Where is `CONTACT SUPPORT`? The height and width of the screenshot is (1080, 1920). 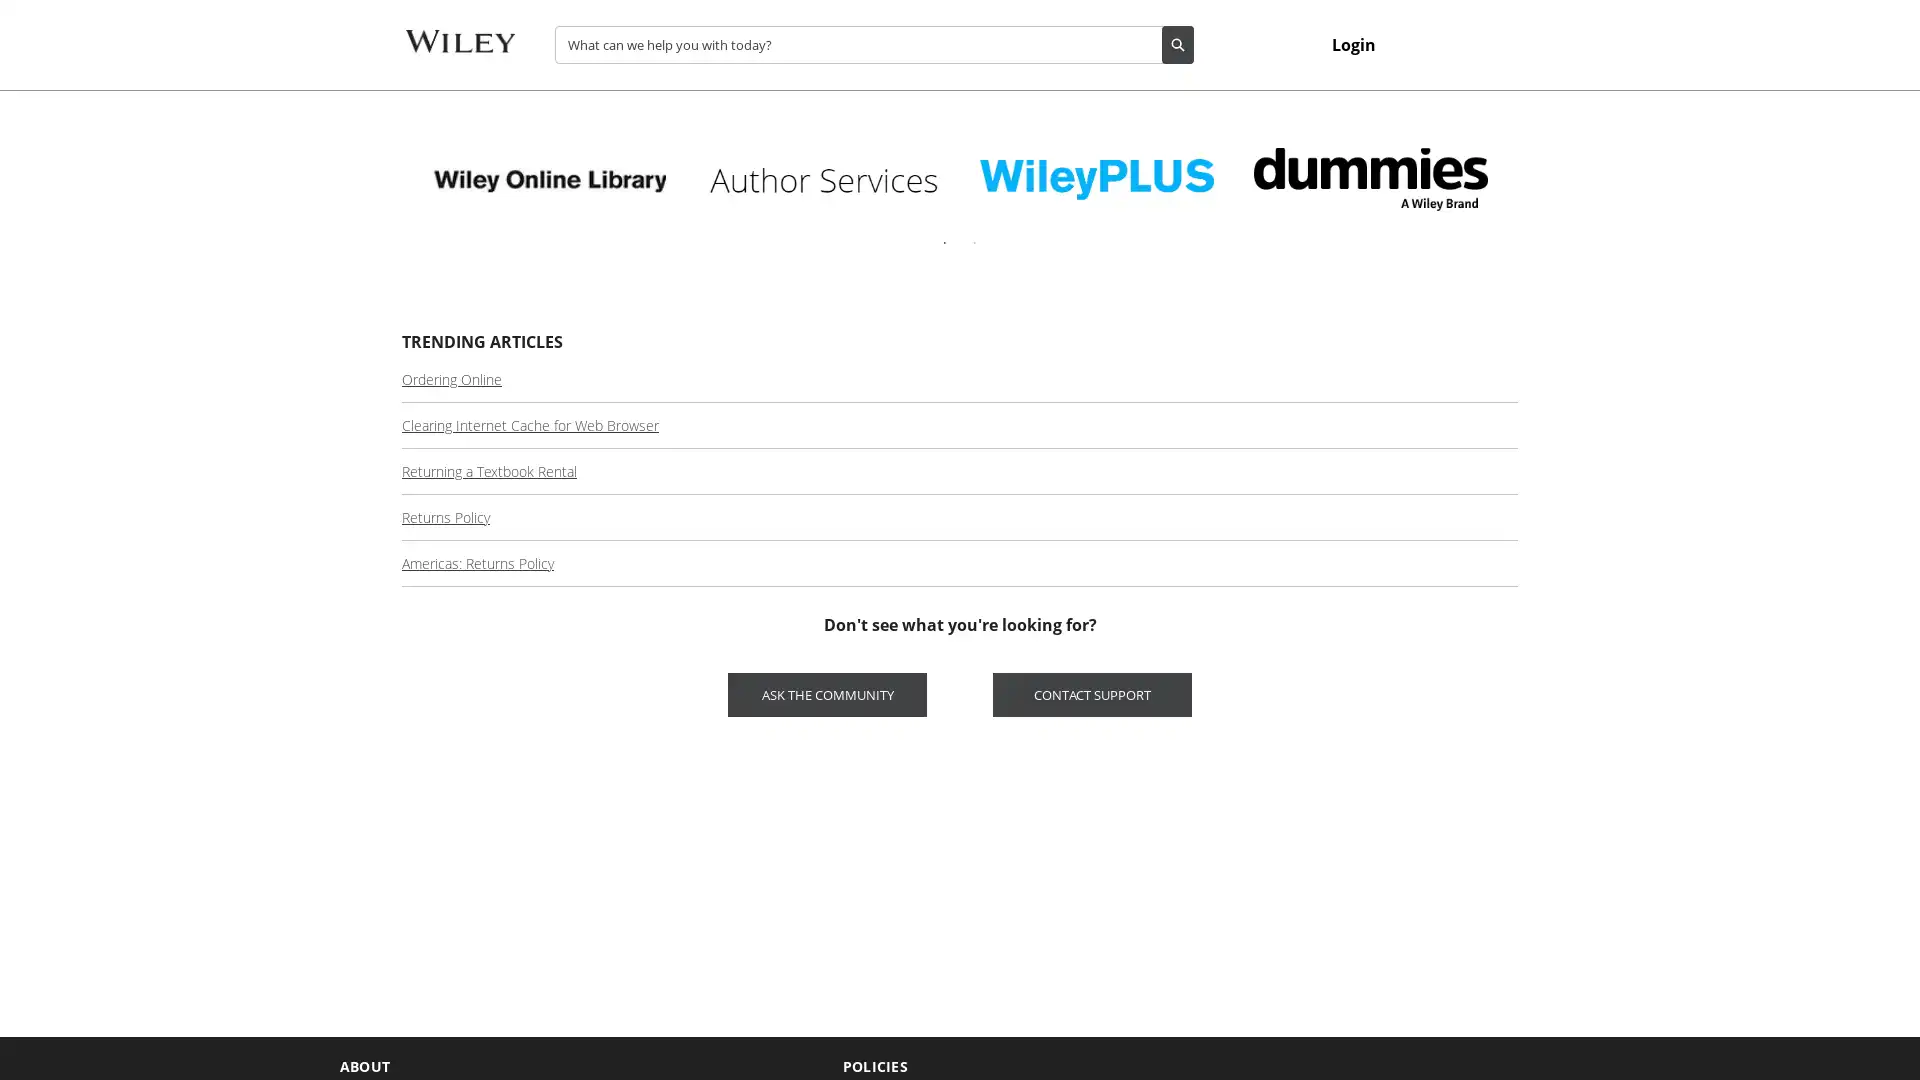 CONTACT SUPPORT is located at coordinates (1091, 693).